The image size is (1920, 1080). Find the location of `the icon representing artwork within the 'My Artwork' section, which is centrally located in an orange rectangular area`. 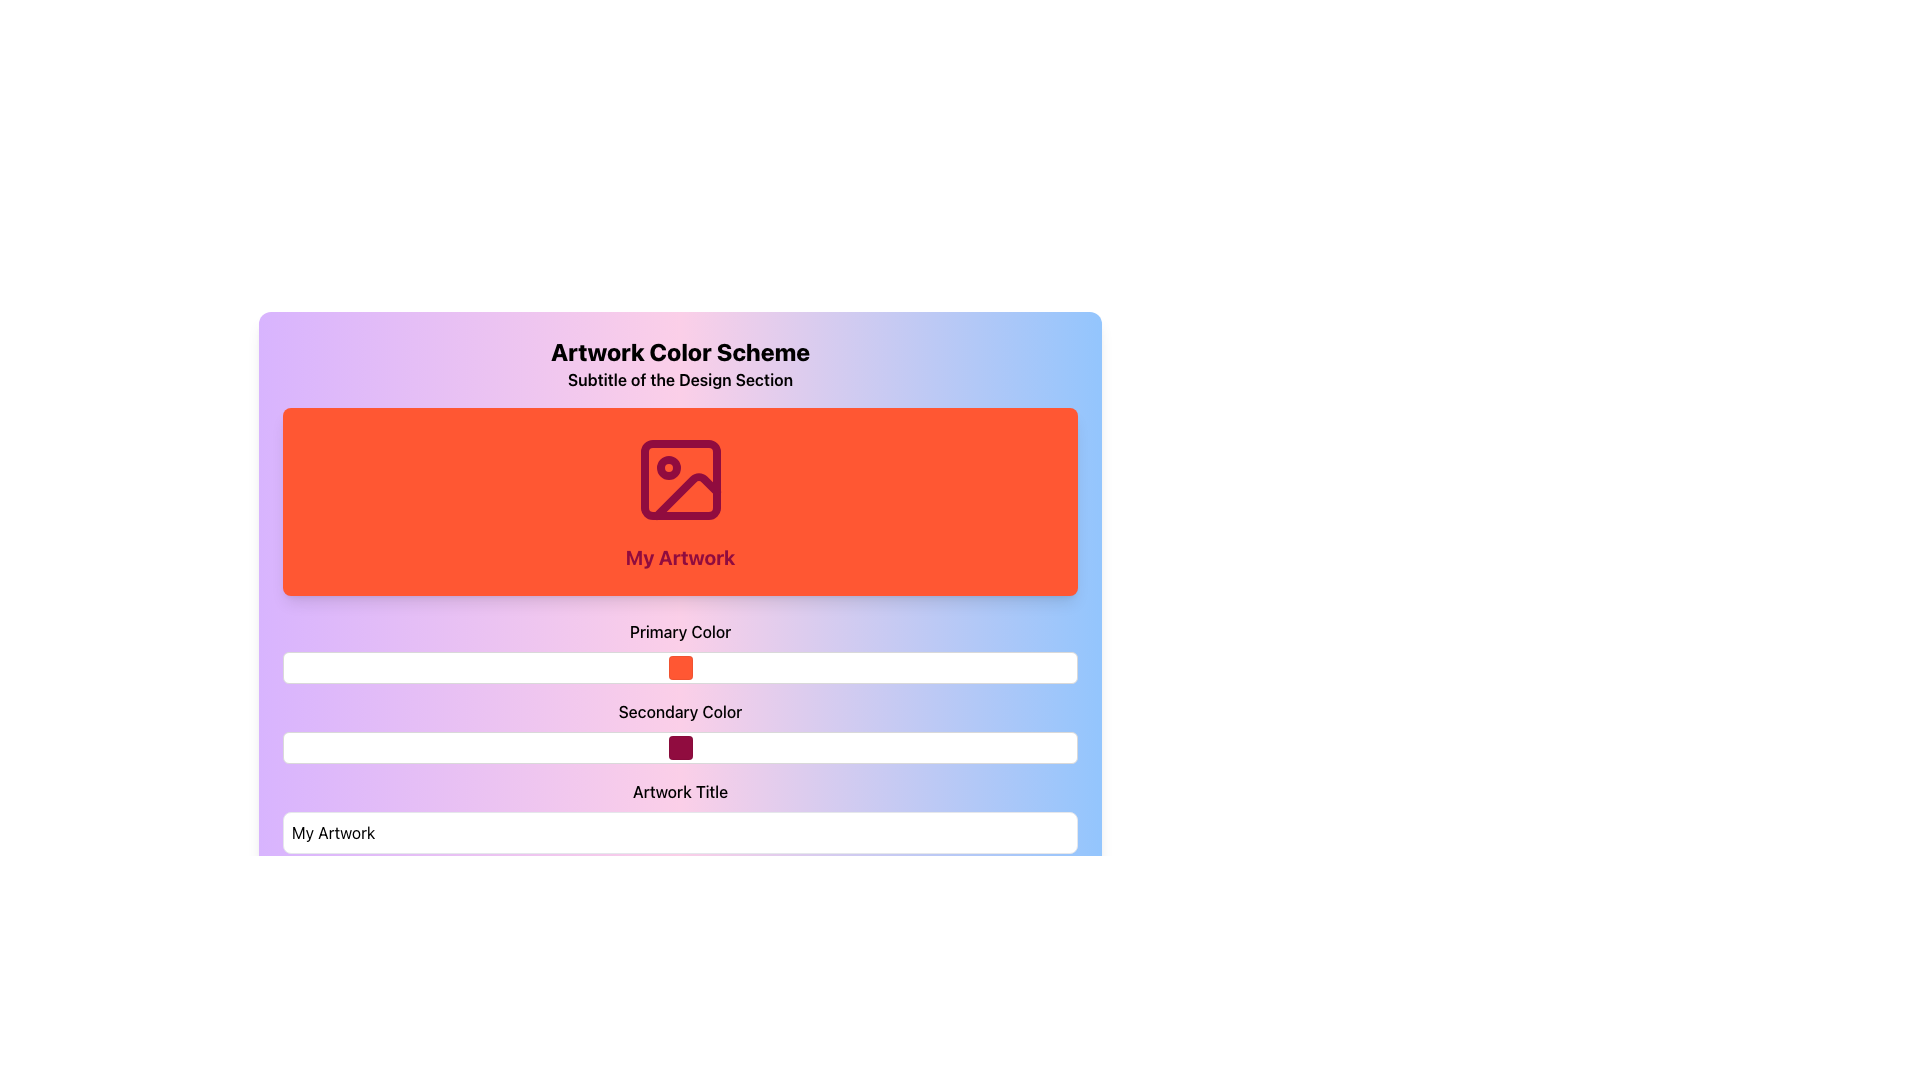

the icon representing artwork within the 'My Artwork' section, which is centrally located in an orange rectangular area is located at coordinates (680, 479).